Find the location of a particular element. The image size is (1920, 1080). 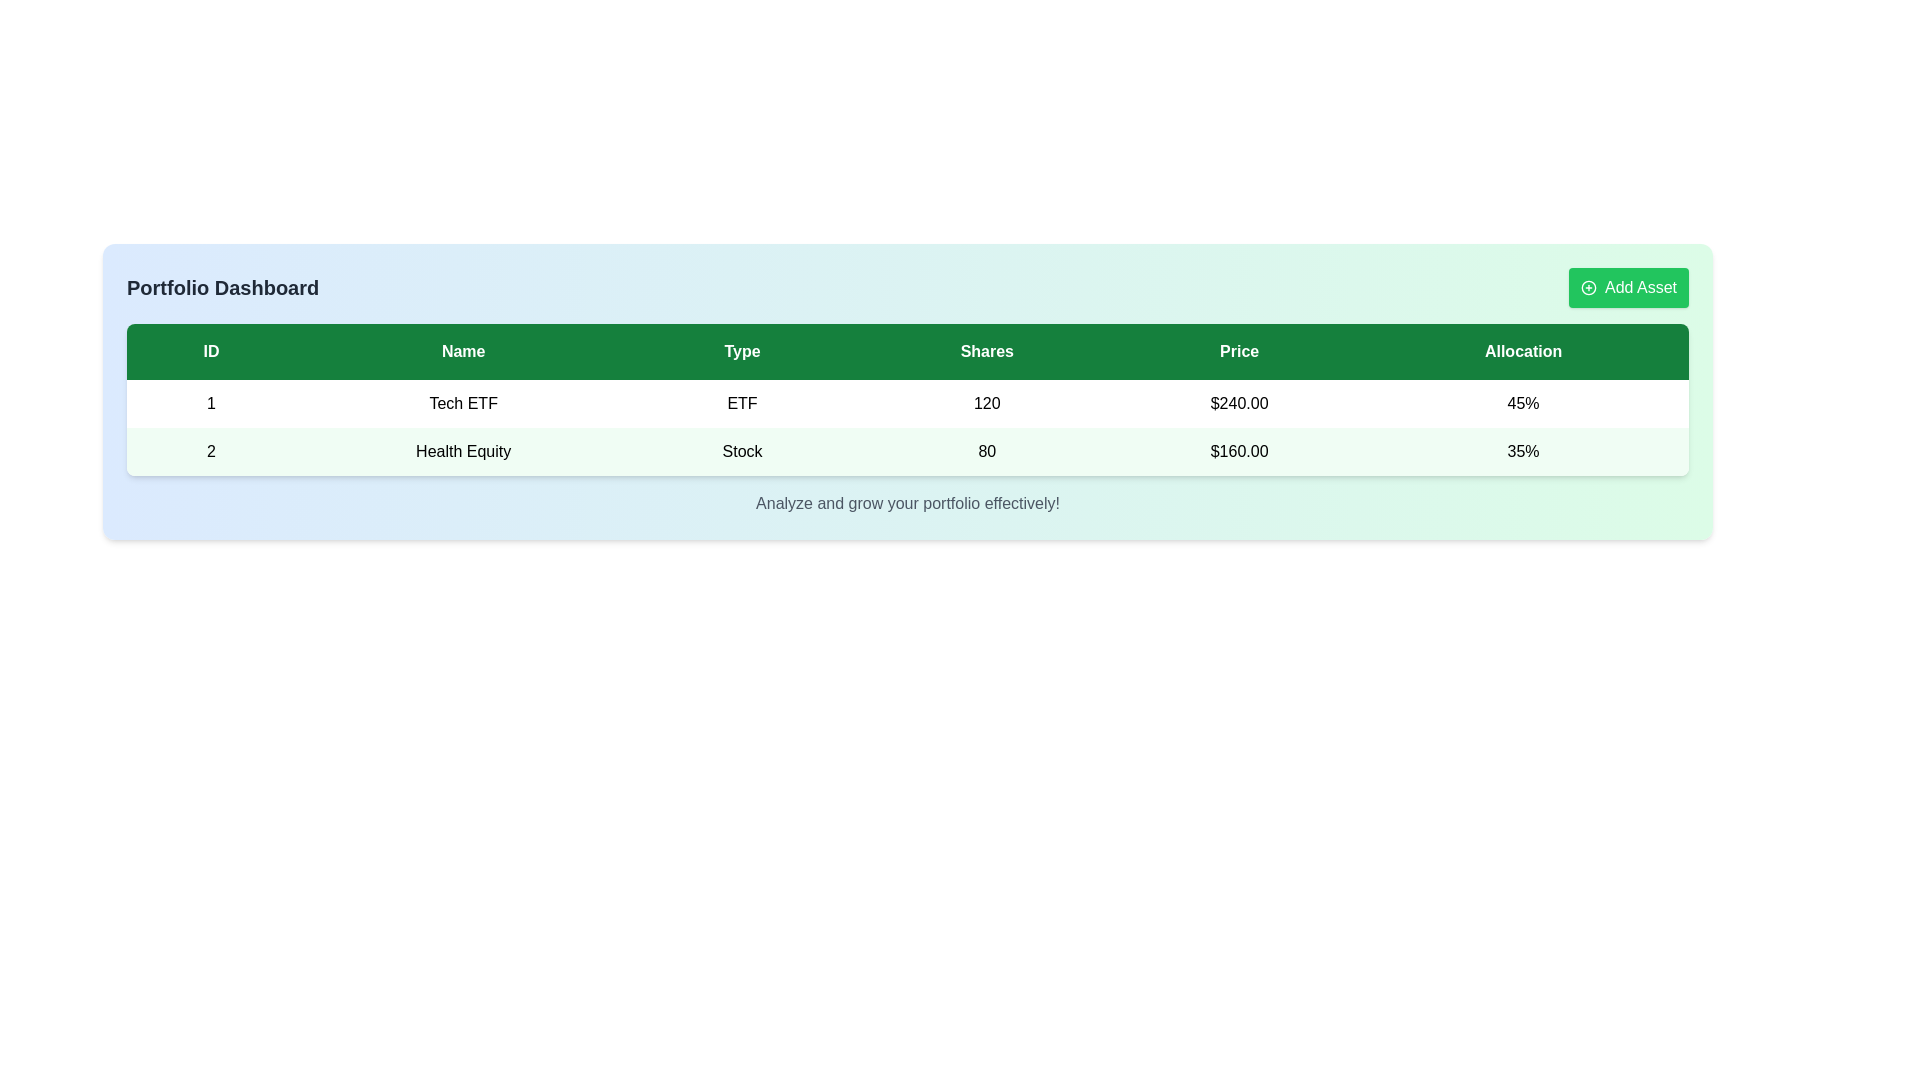

the 'Allocation' Table Header element, which has a green background and white bold text, to sort the column is located at coordinates (1522, 350).